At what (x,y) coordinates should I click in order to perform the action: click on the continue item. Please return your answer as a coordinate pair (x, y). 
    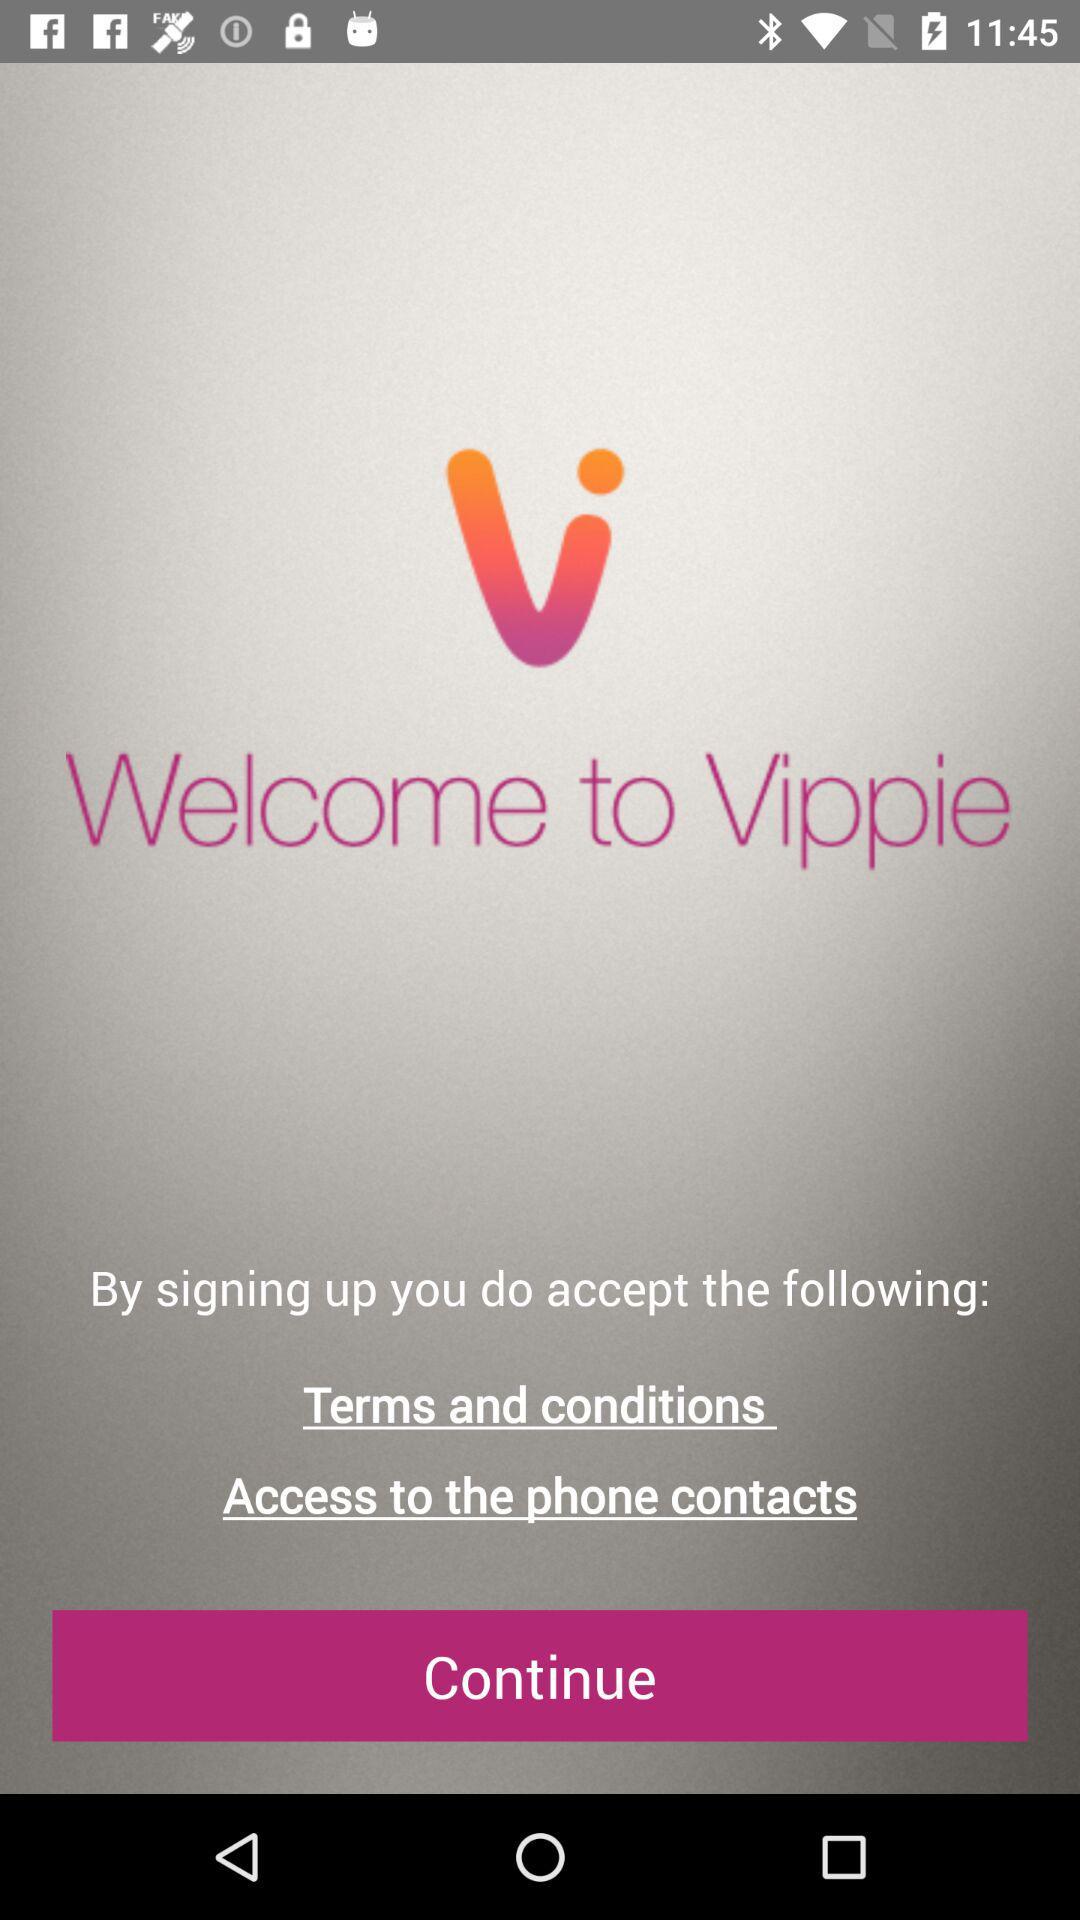
    Looking at the image, I should click on (540, 1675).